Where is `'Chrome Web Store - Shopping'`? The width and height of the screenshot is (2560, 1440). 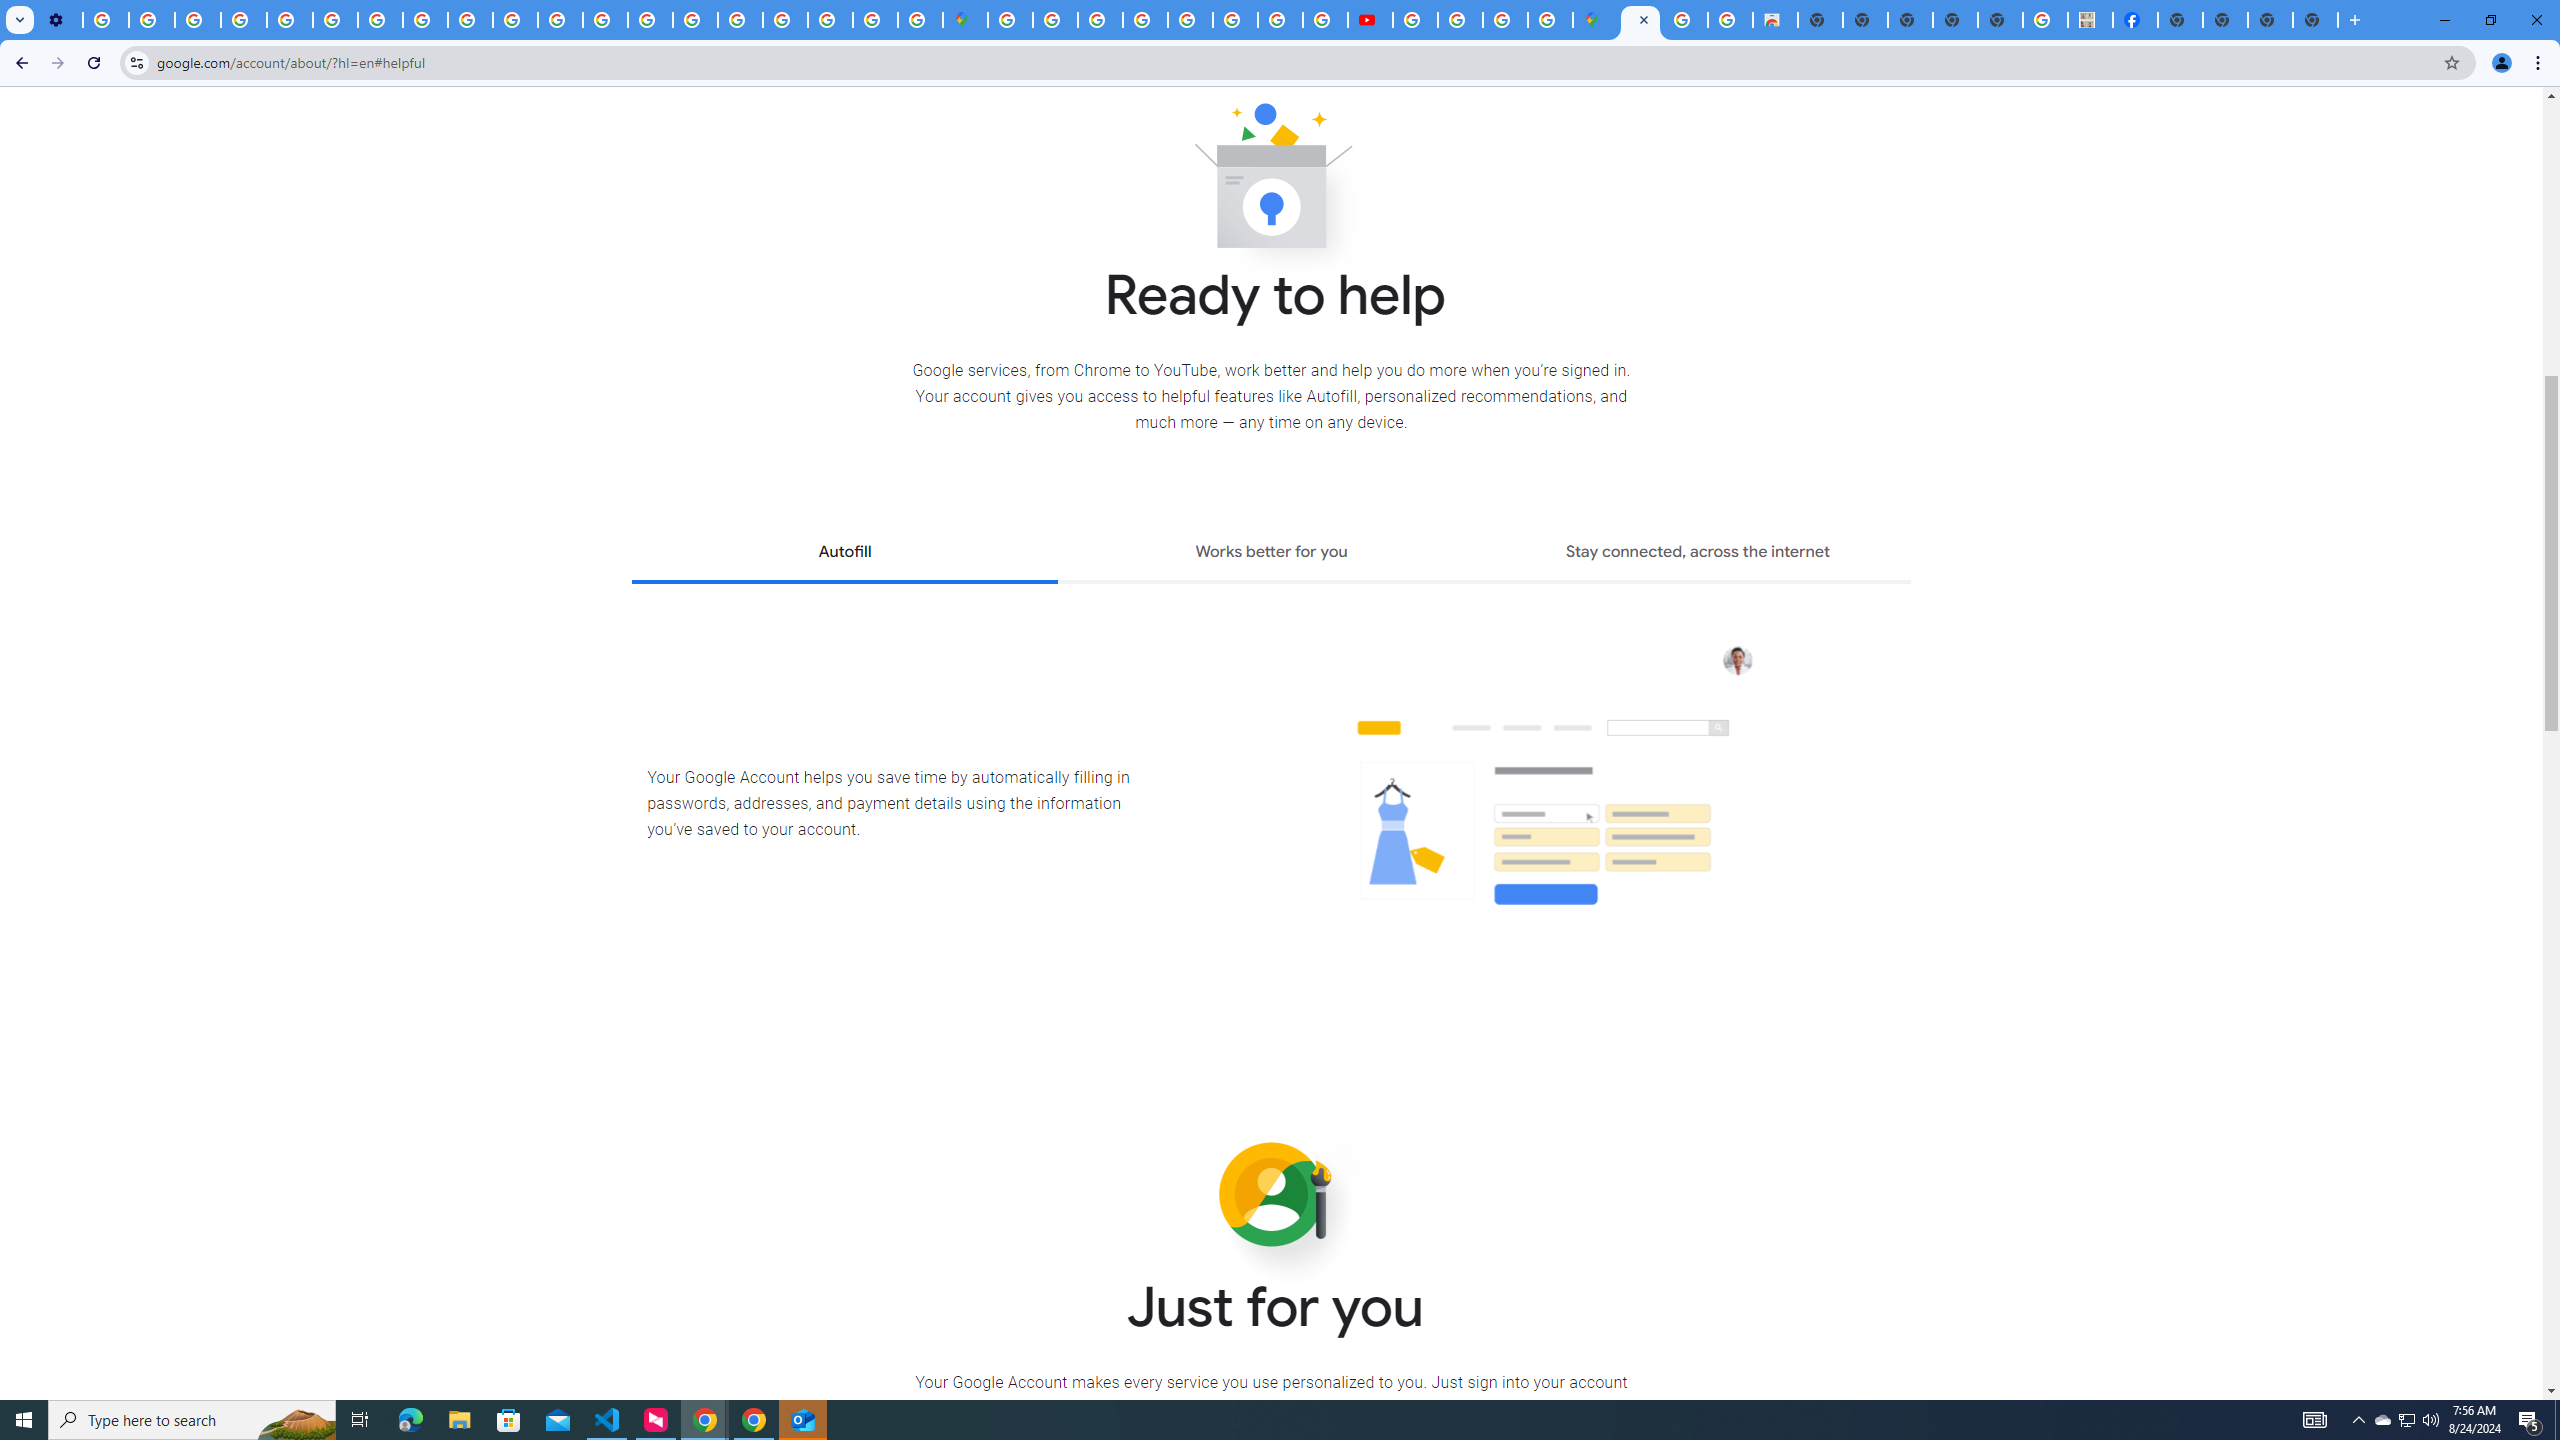
'Chrome Web Store - Shopping' is located at coordinates (1774, 19).